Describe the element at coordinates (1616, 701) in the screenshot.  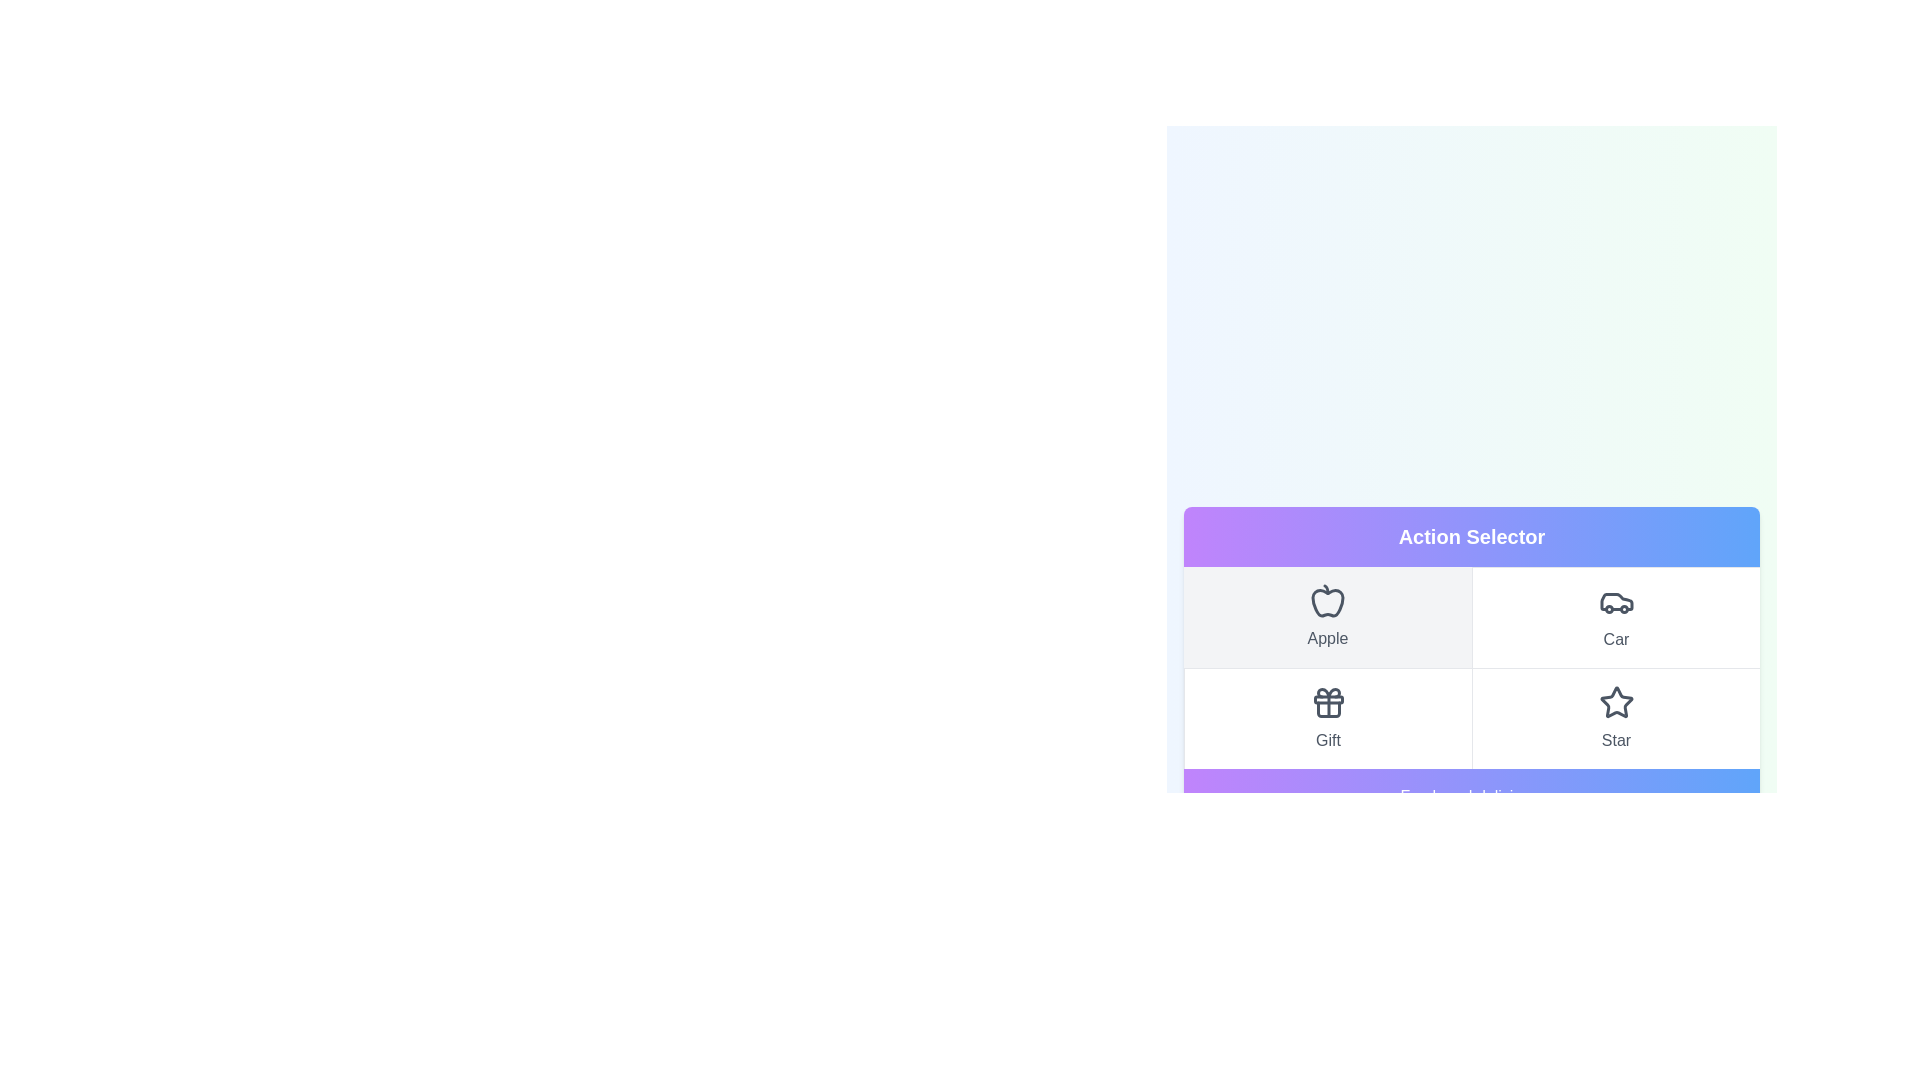
I see `the star icon located in the bottom-right cell of the grid in the 'Action Selector' section, beneath the 'Car' icon and to the right of the 'Gift' icon` at that location.